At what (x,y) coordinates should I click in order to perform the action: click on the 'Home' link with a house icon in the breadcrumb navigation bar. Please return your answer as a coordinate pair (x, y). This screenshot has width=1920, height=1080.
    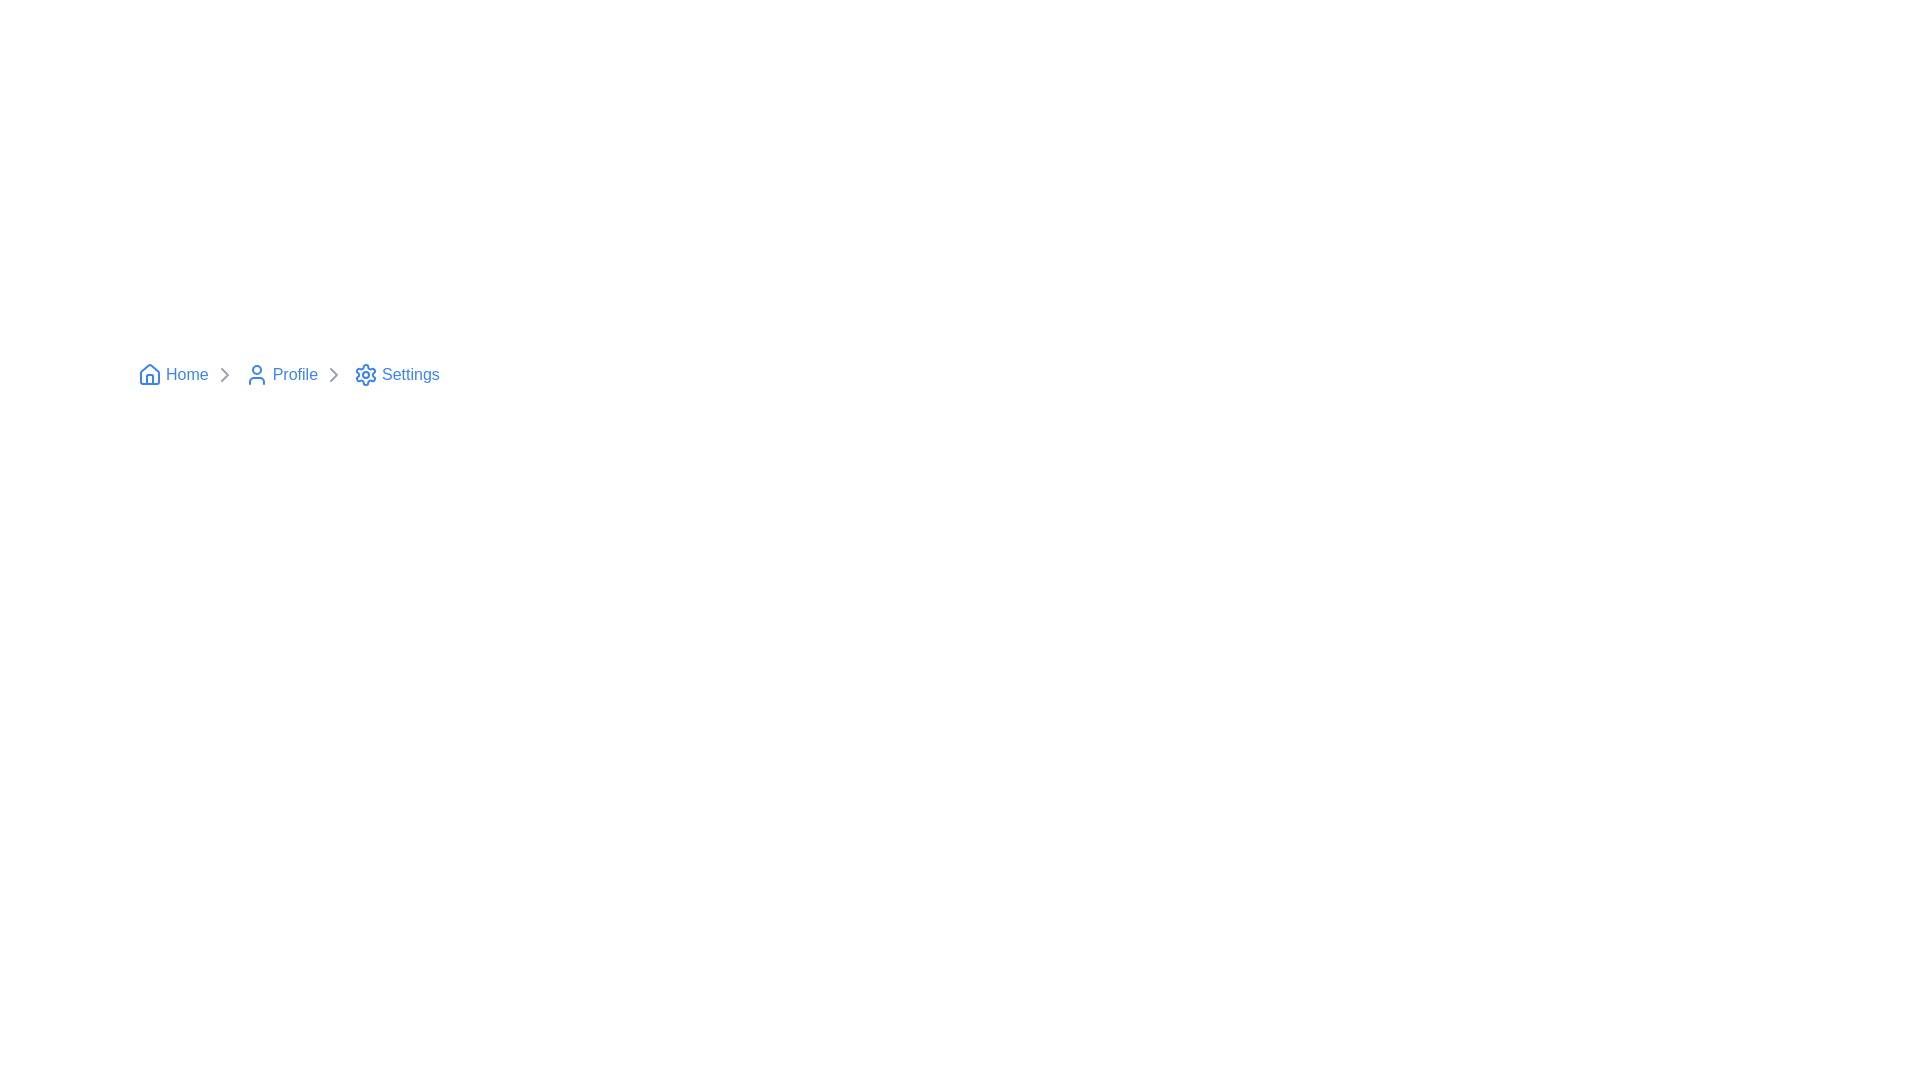
    Looking at the image, I should click on (172, 374).